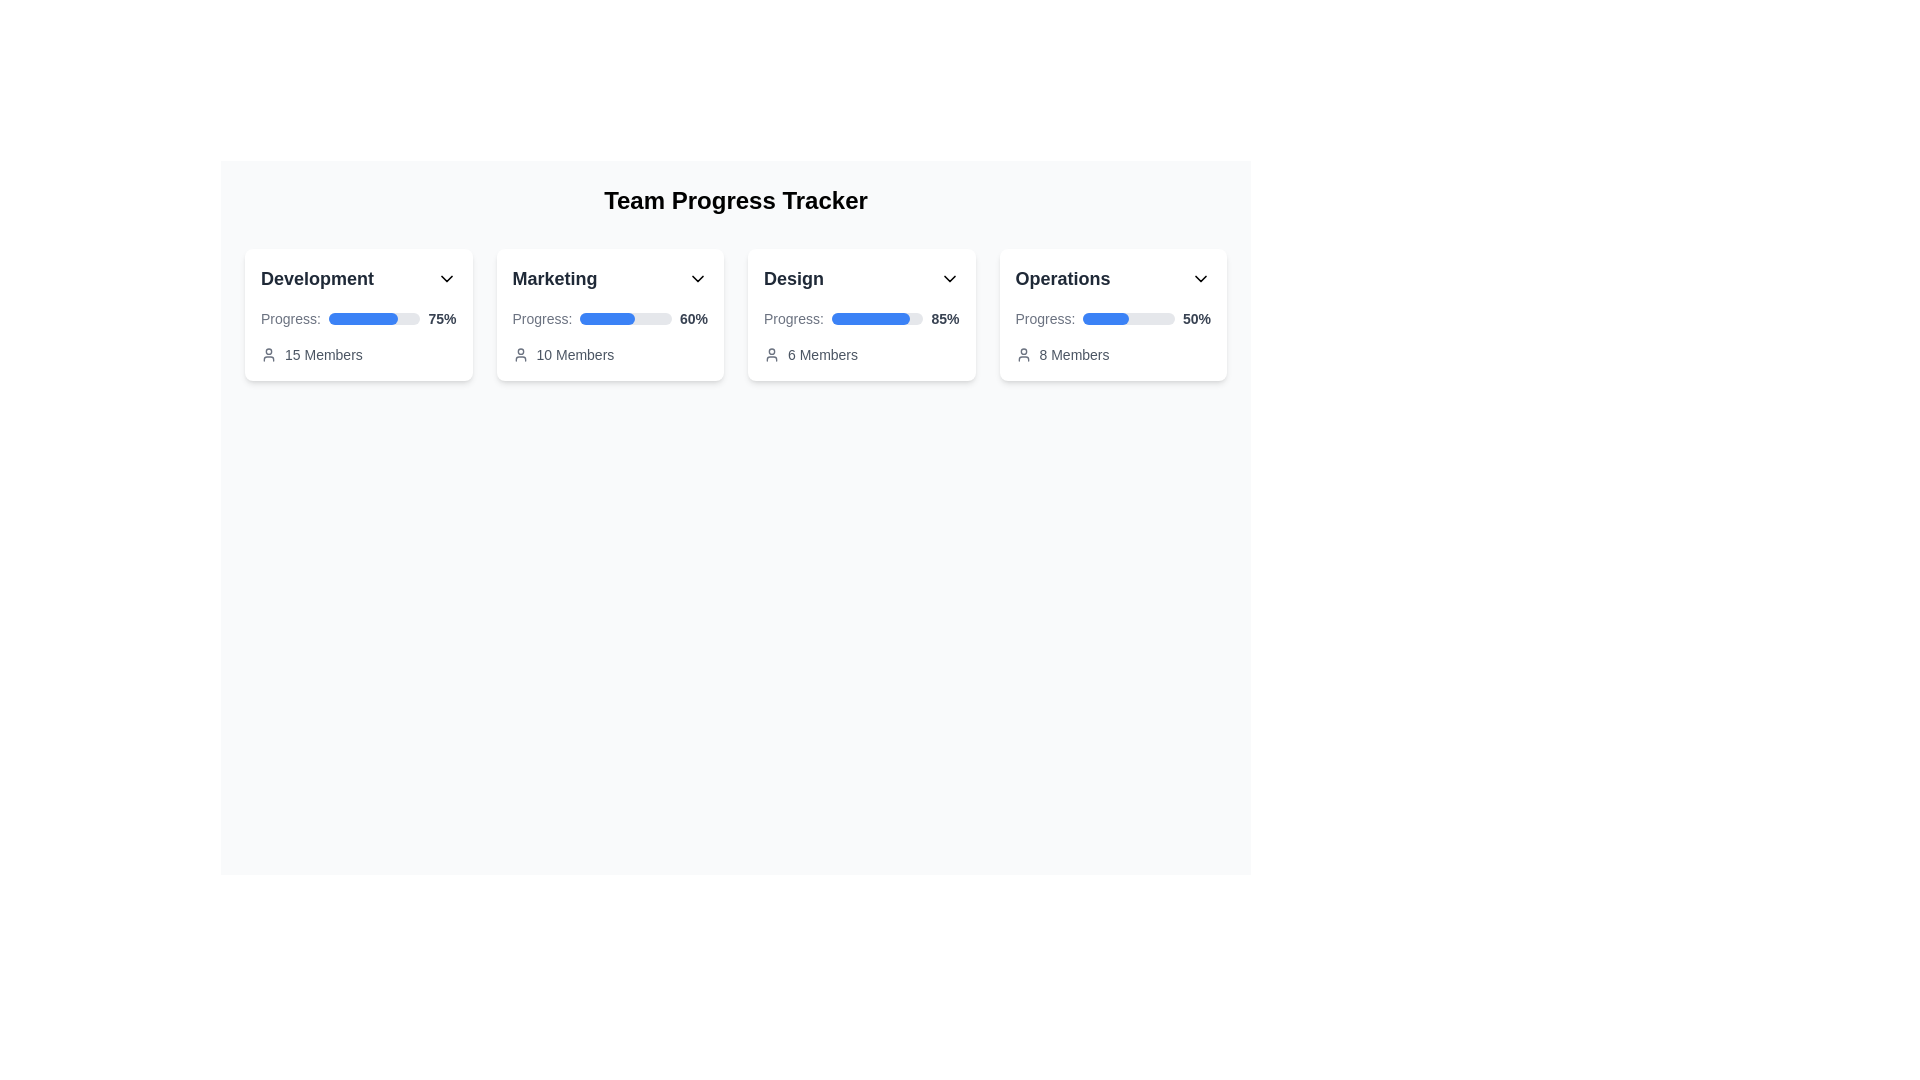 This screenshot has height=1080, width=1920. I want to click on the progress bar labeled 'Progress:' which shows 85% completion within the 'Design' card, so click(861, 318).